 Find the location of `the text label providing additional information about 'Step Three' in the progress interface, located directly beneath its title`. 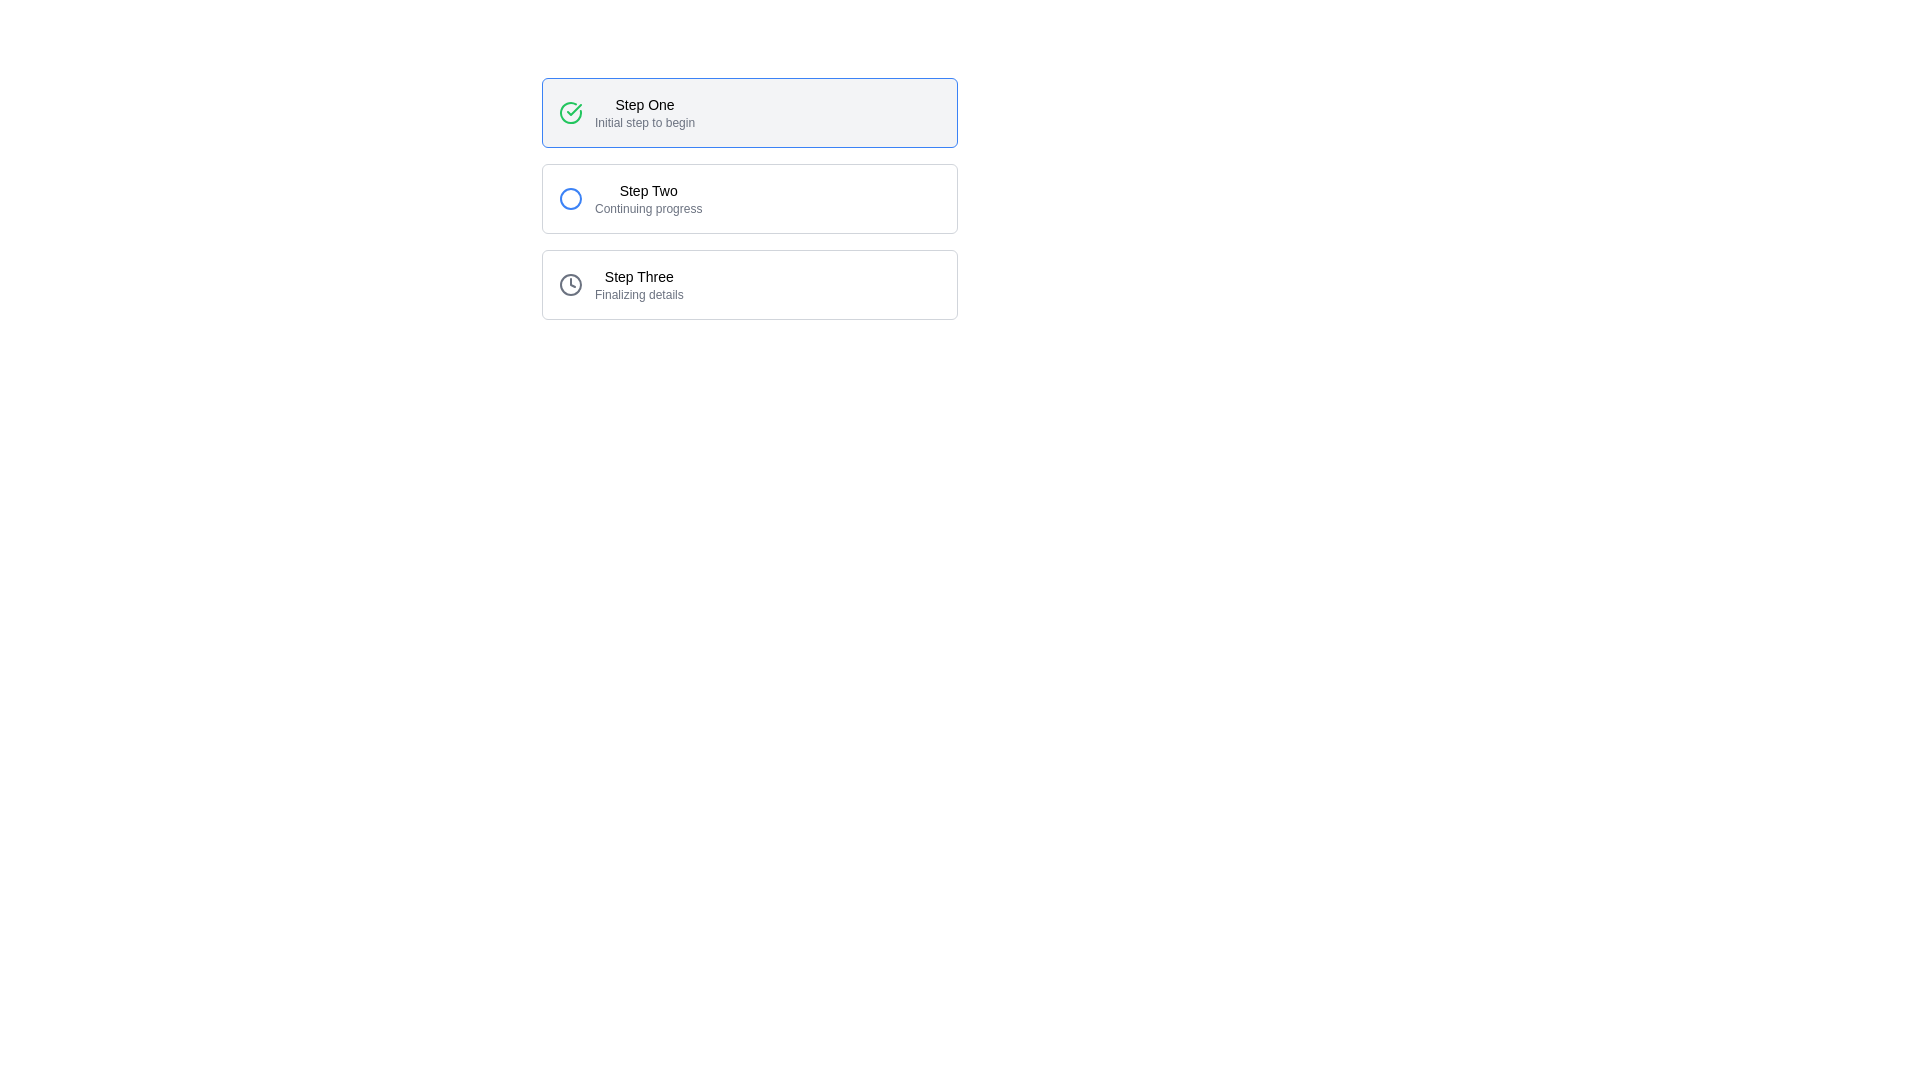

the text label providing additional information about 'Step Three' in the progress interface, located directly beneath its title is located at coordinates (638, 294).